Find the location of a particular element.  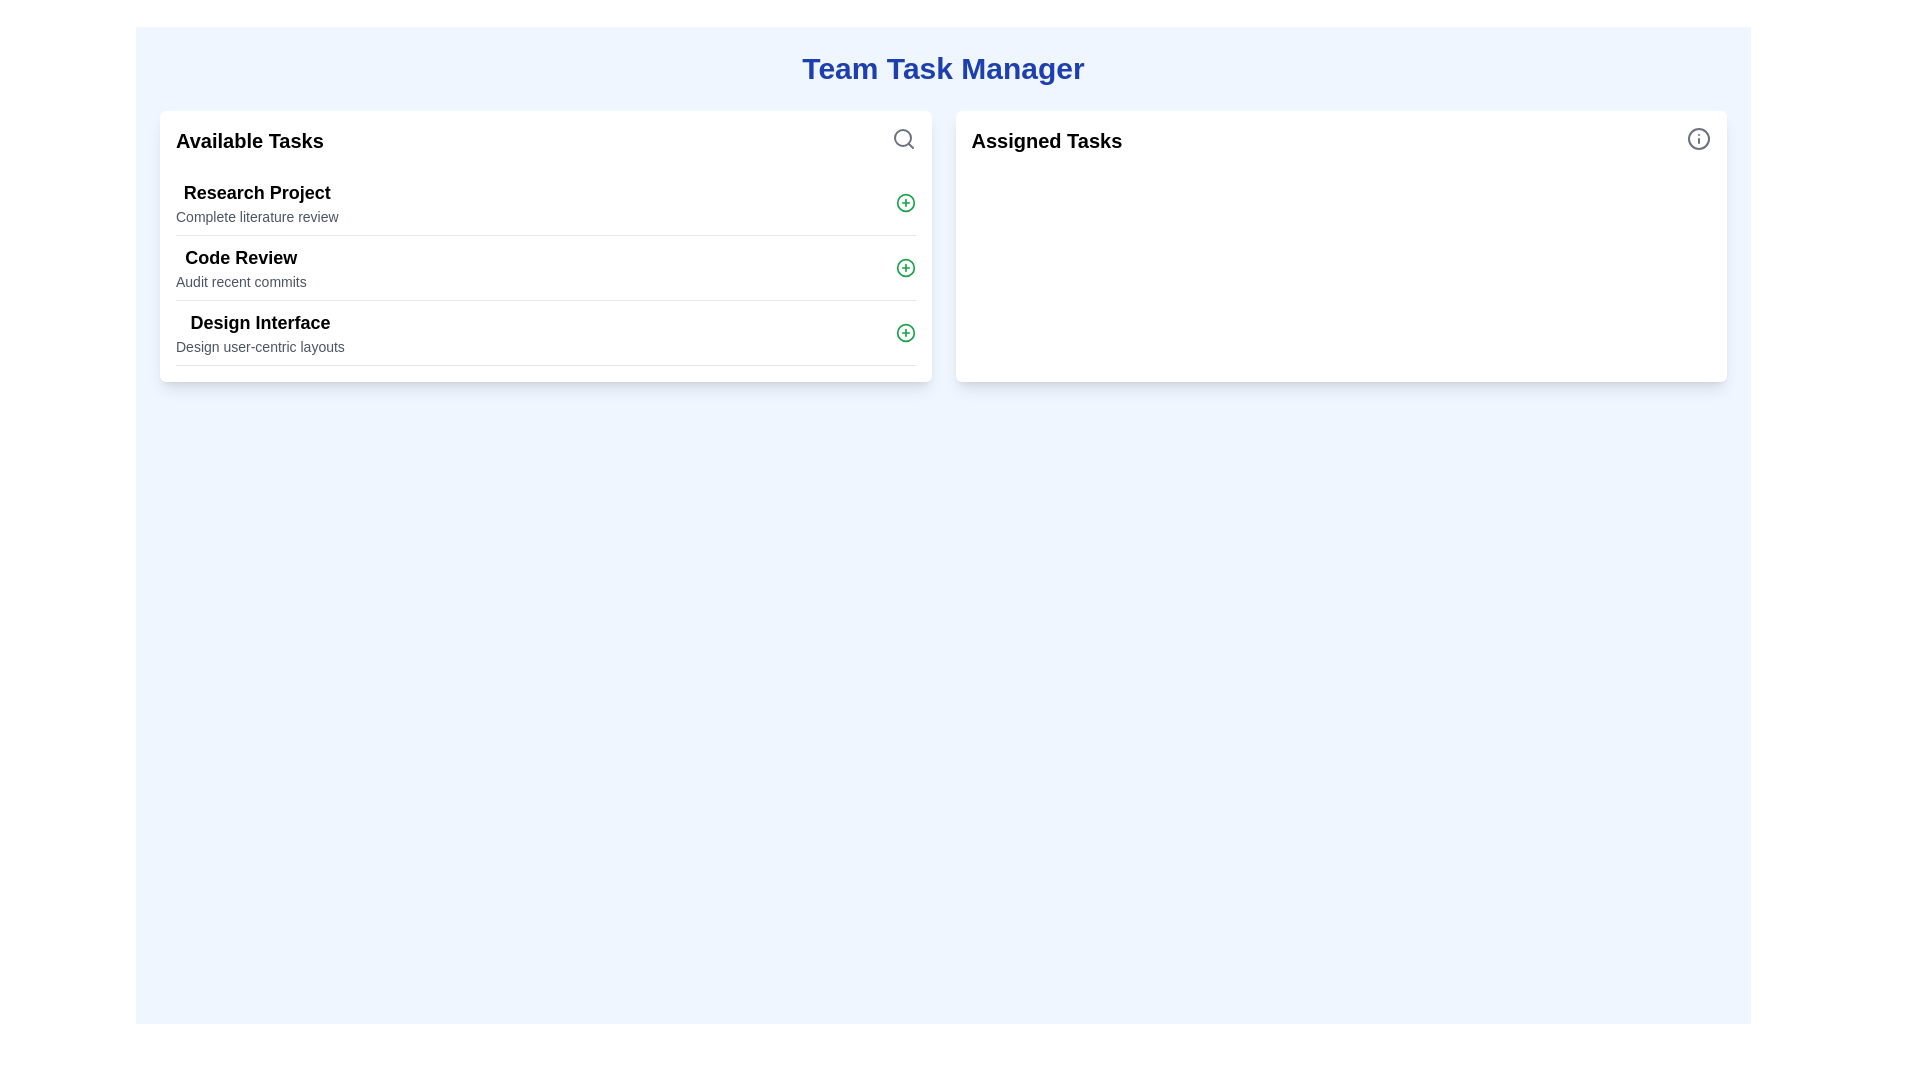

text label that serves as a section title for tasks assigned to team members, located in the upper-right quadrant of the white card interface, to the left of an informational icon is located at coordinates (1045, 140).